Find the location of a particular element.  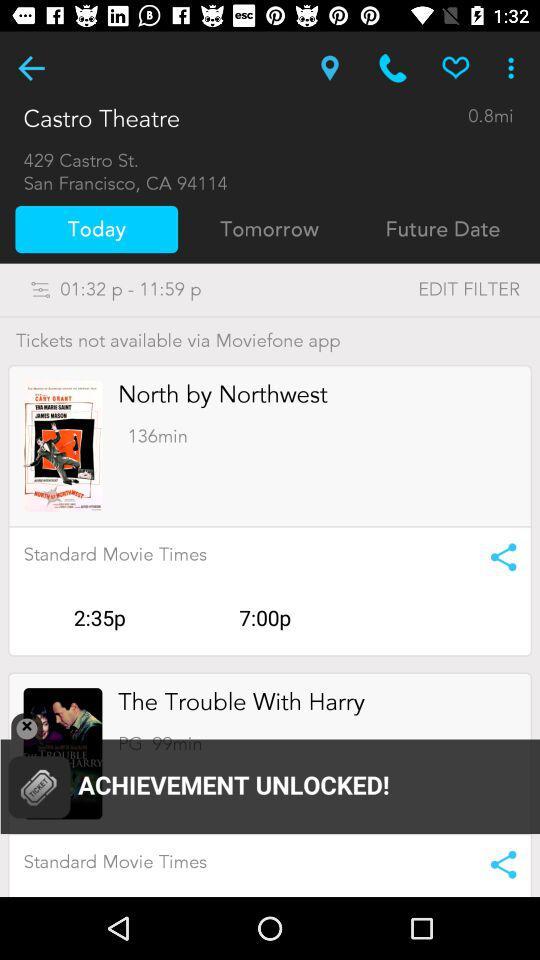

advertisement page is located at coordinates (63, 446).